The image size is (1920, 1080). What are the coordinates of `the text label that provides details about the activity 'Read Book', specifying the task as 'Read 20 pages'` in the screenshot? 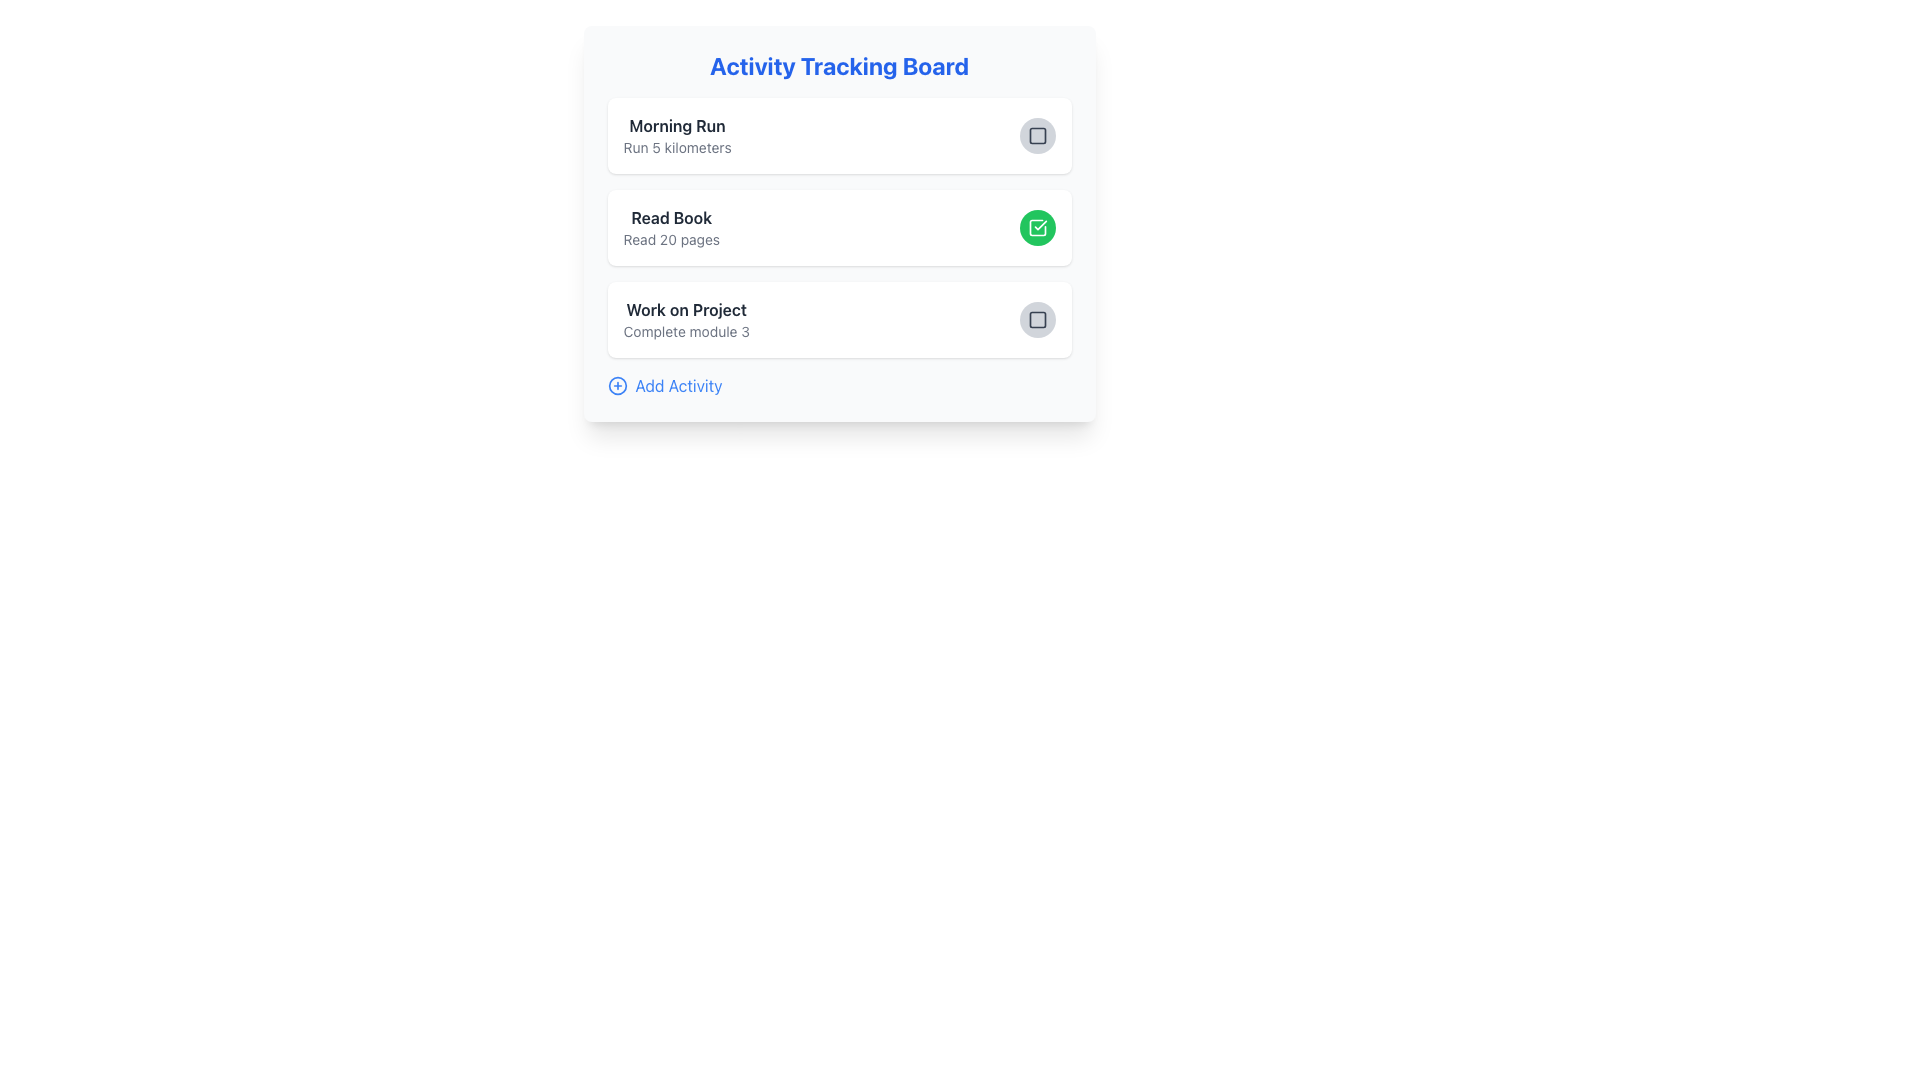 It's located at (671, 238).